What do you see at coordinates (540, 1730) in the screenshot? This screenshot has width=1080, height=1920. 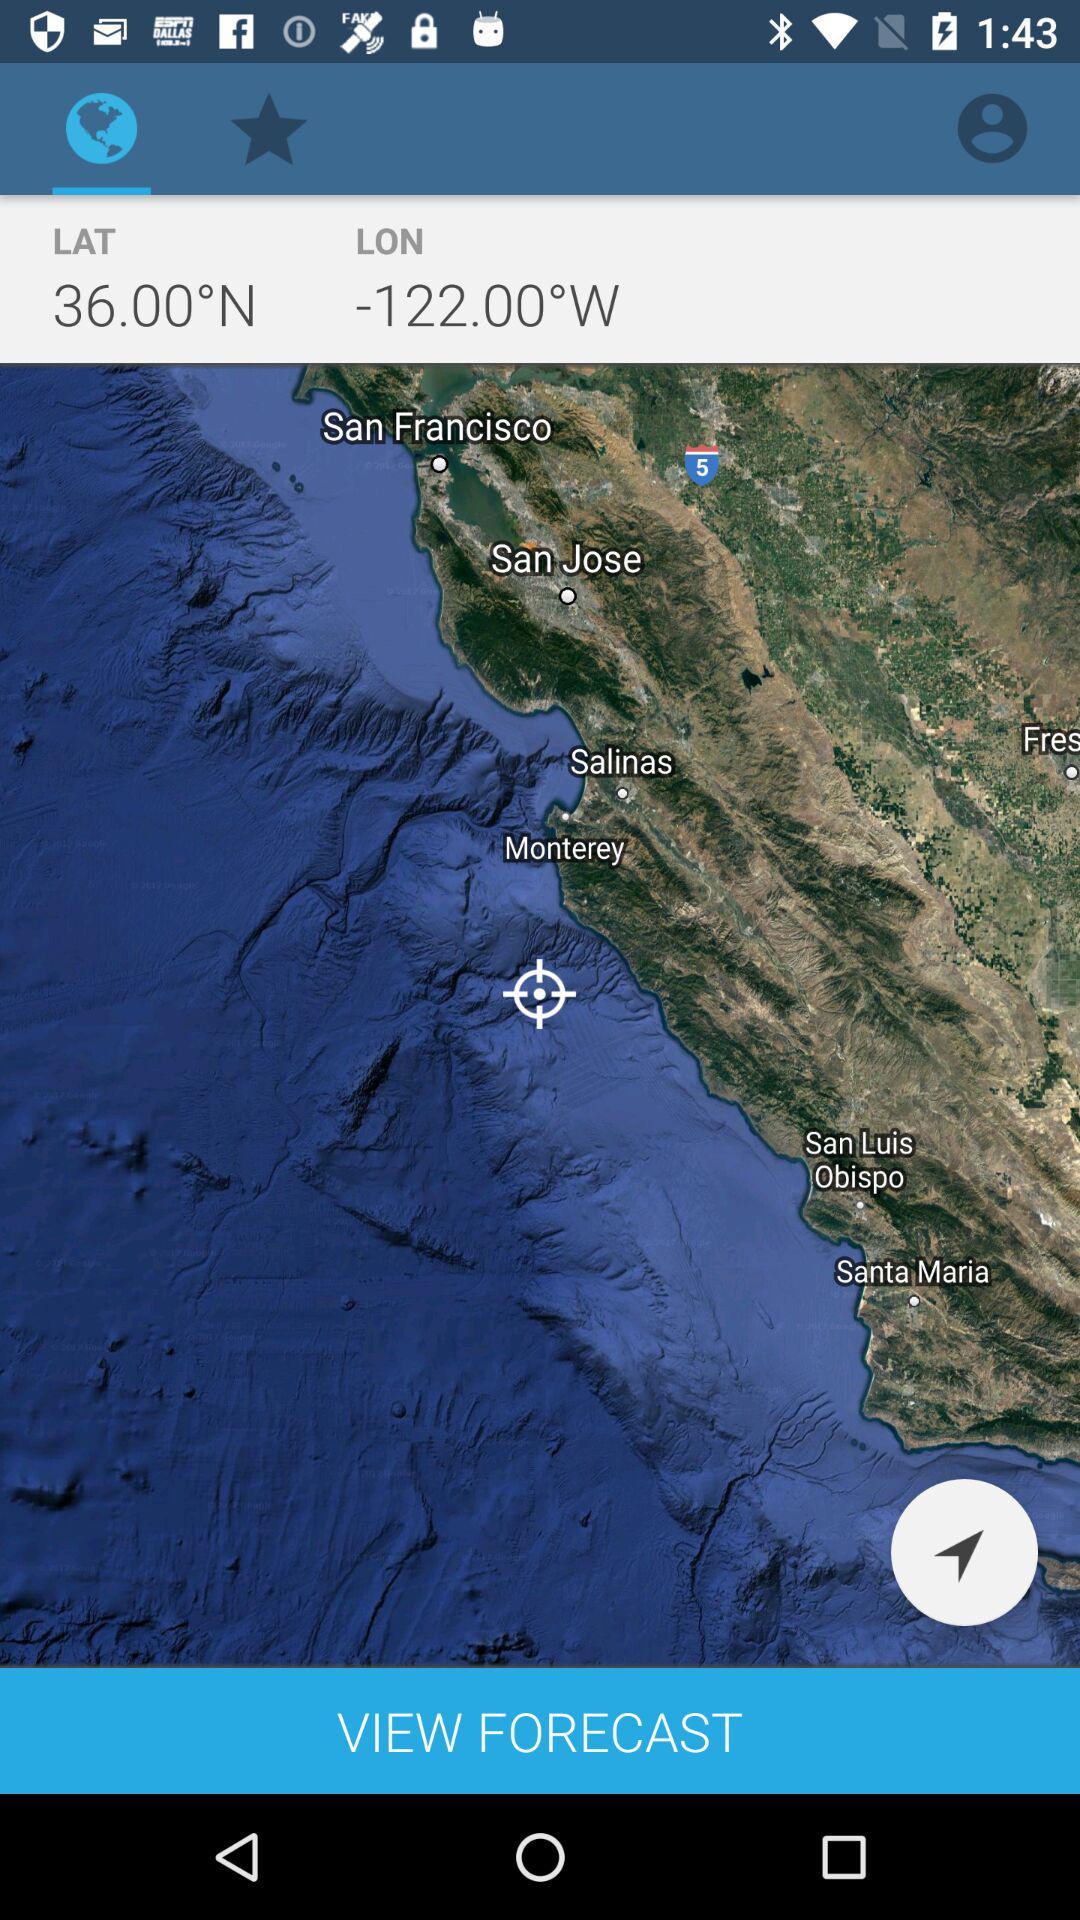 I see `view forecast item` at bounding box center [540, 1730].